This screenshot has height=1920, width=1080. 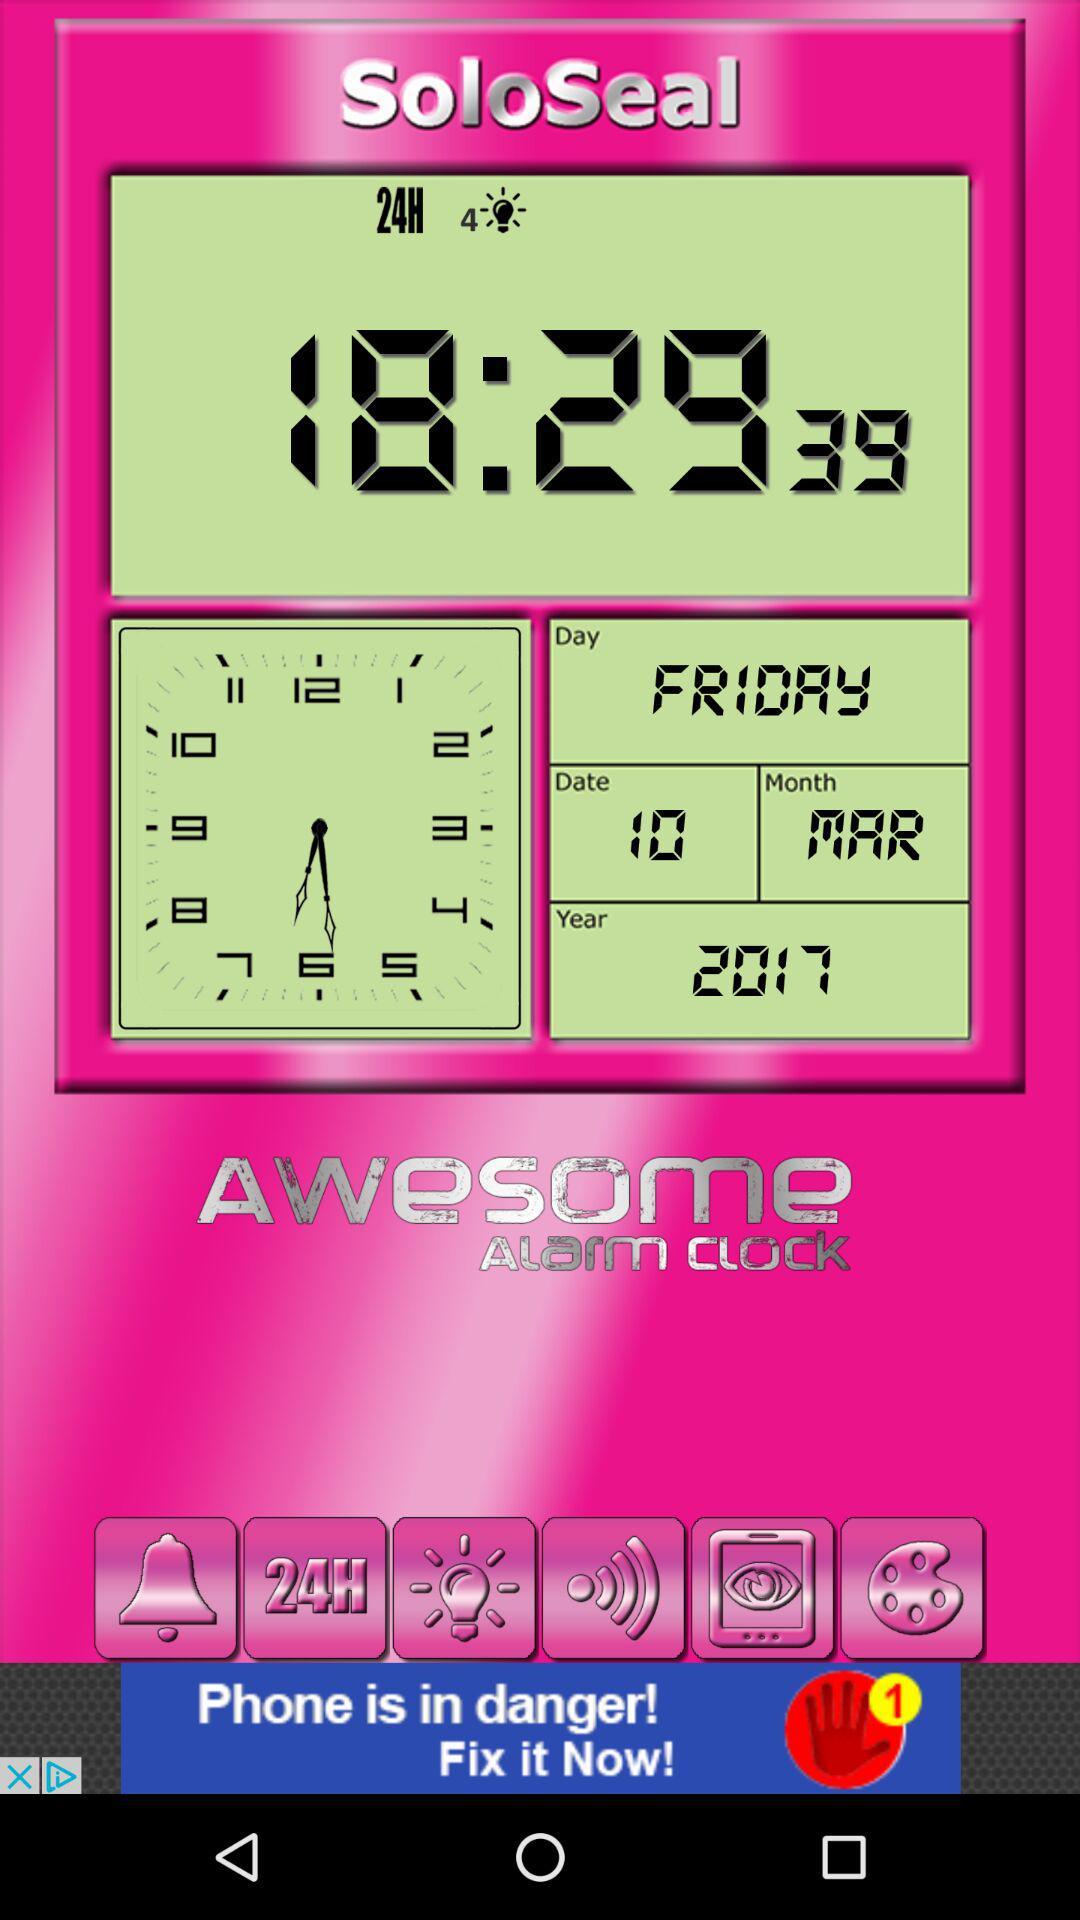 I want to click on light, so click(x=464, y=1587).